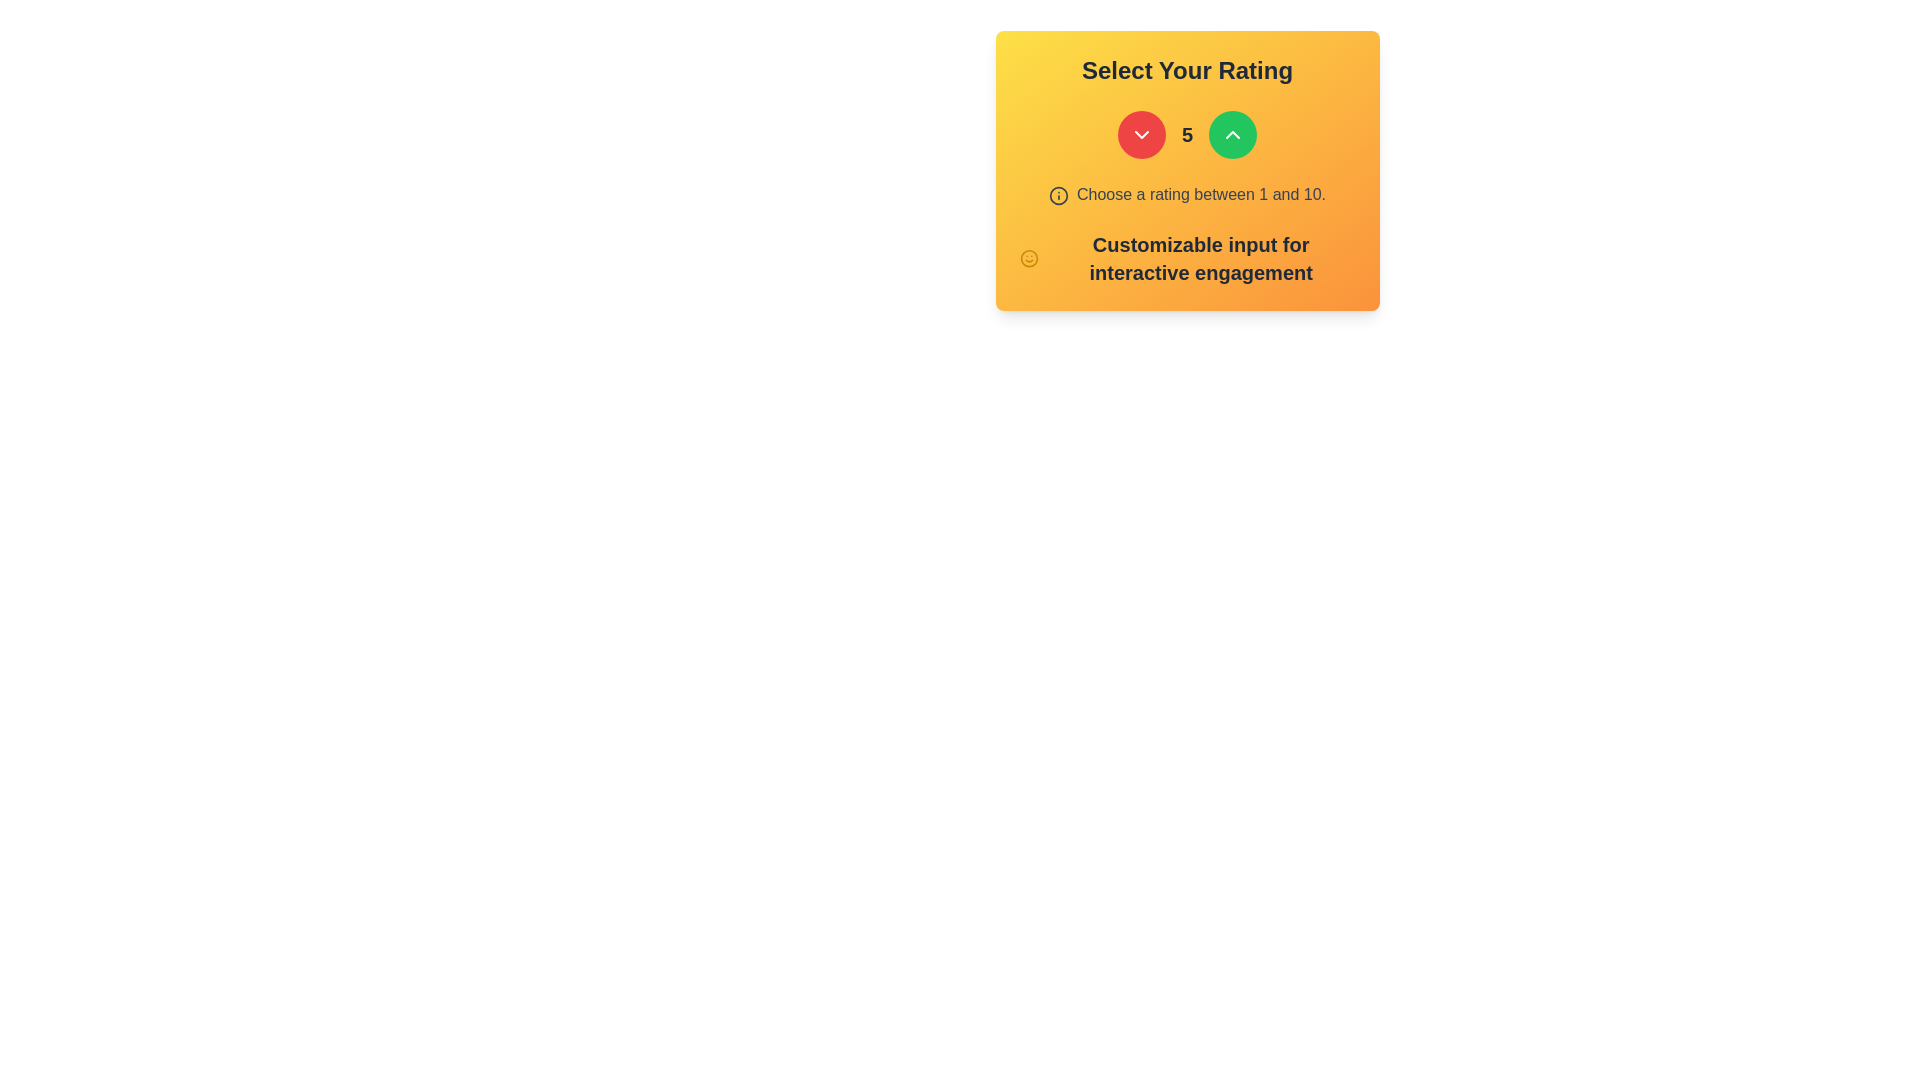 This screenshot has height=1080, width=1920. I want to click on the increment button with an upward-facing chevron arrow icon, which is enclosed in a circular green background and is part of the rating interface, so click(1232, 135).